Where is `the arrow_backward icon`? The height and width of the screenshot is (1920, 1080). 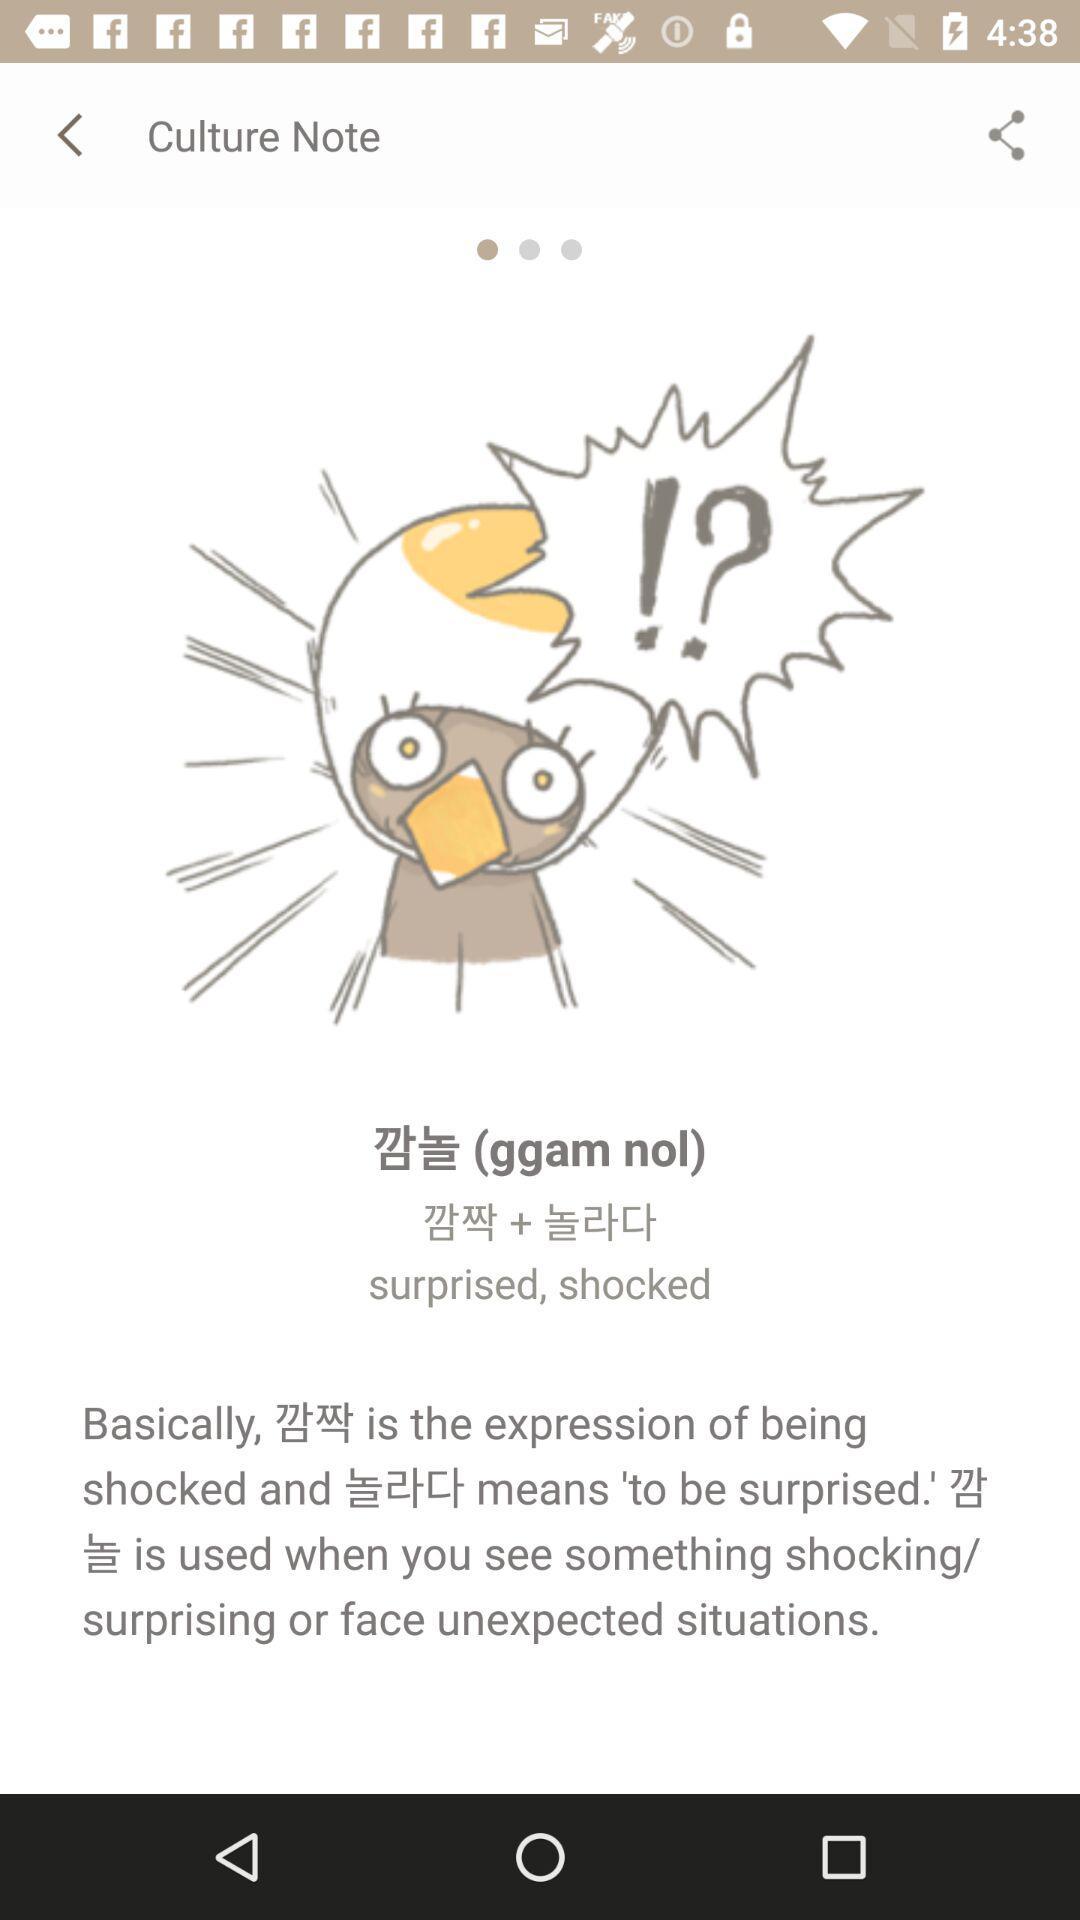 the arrow_backward icon is located at coordinates (72, 133).